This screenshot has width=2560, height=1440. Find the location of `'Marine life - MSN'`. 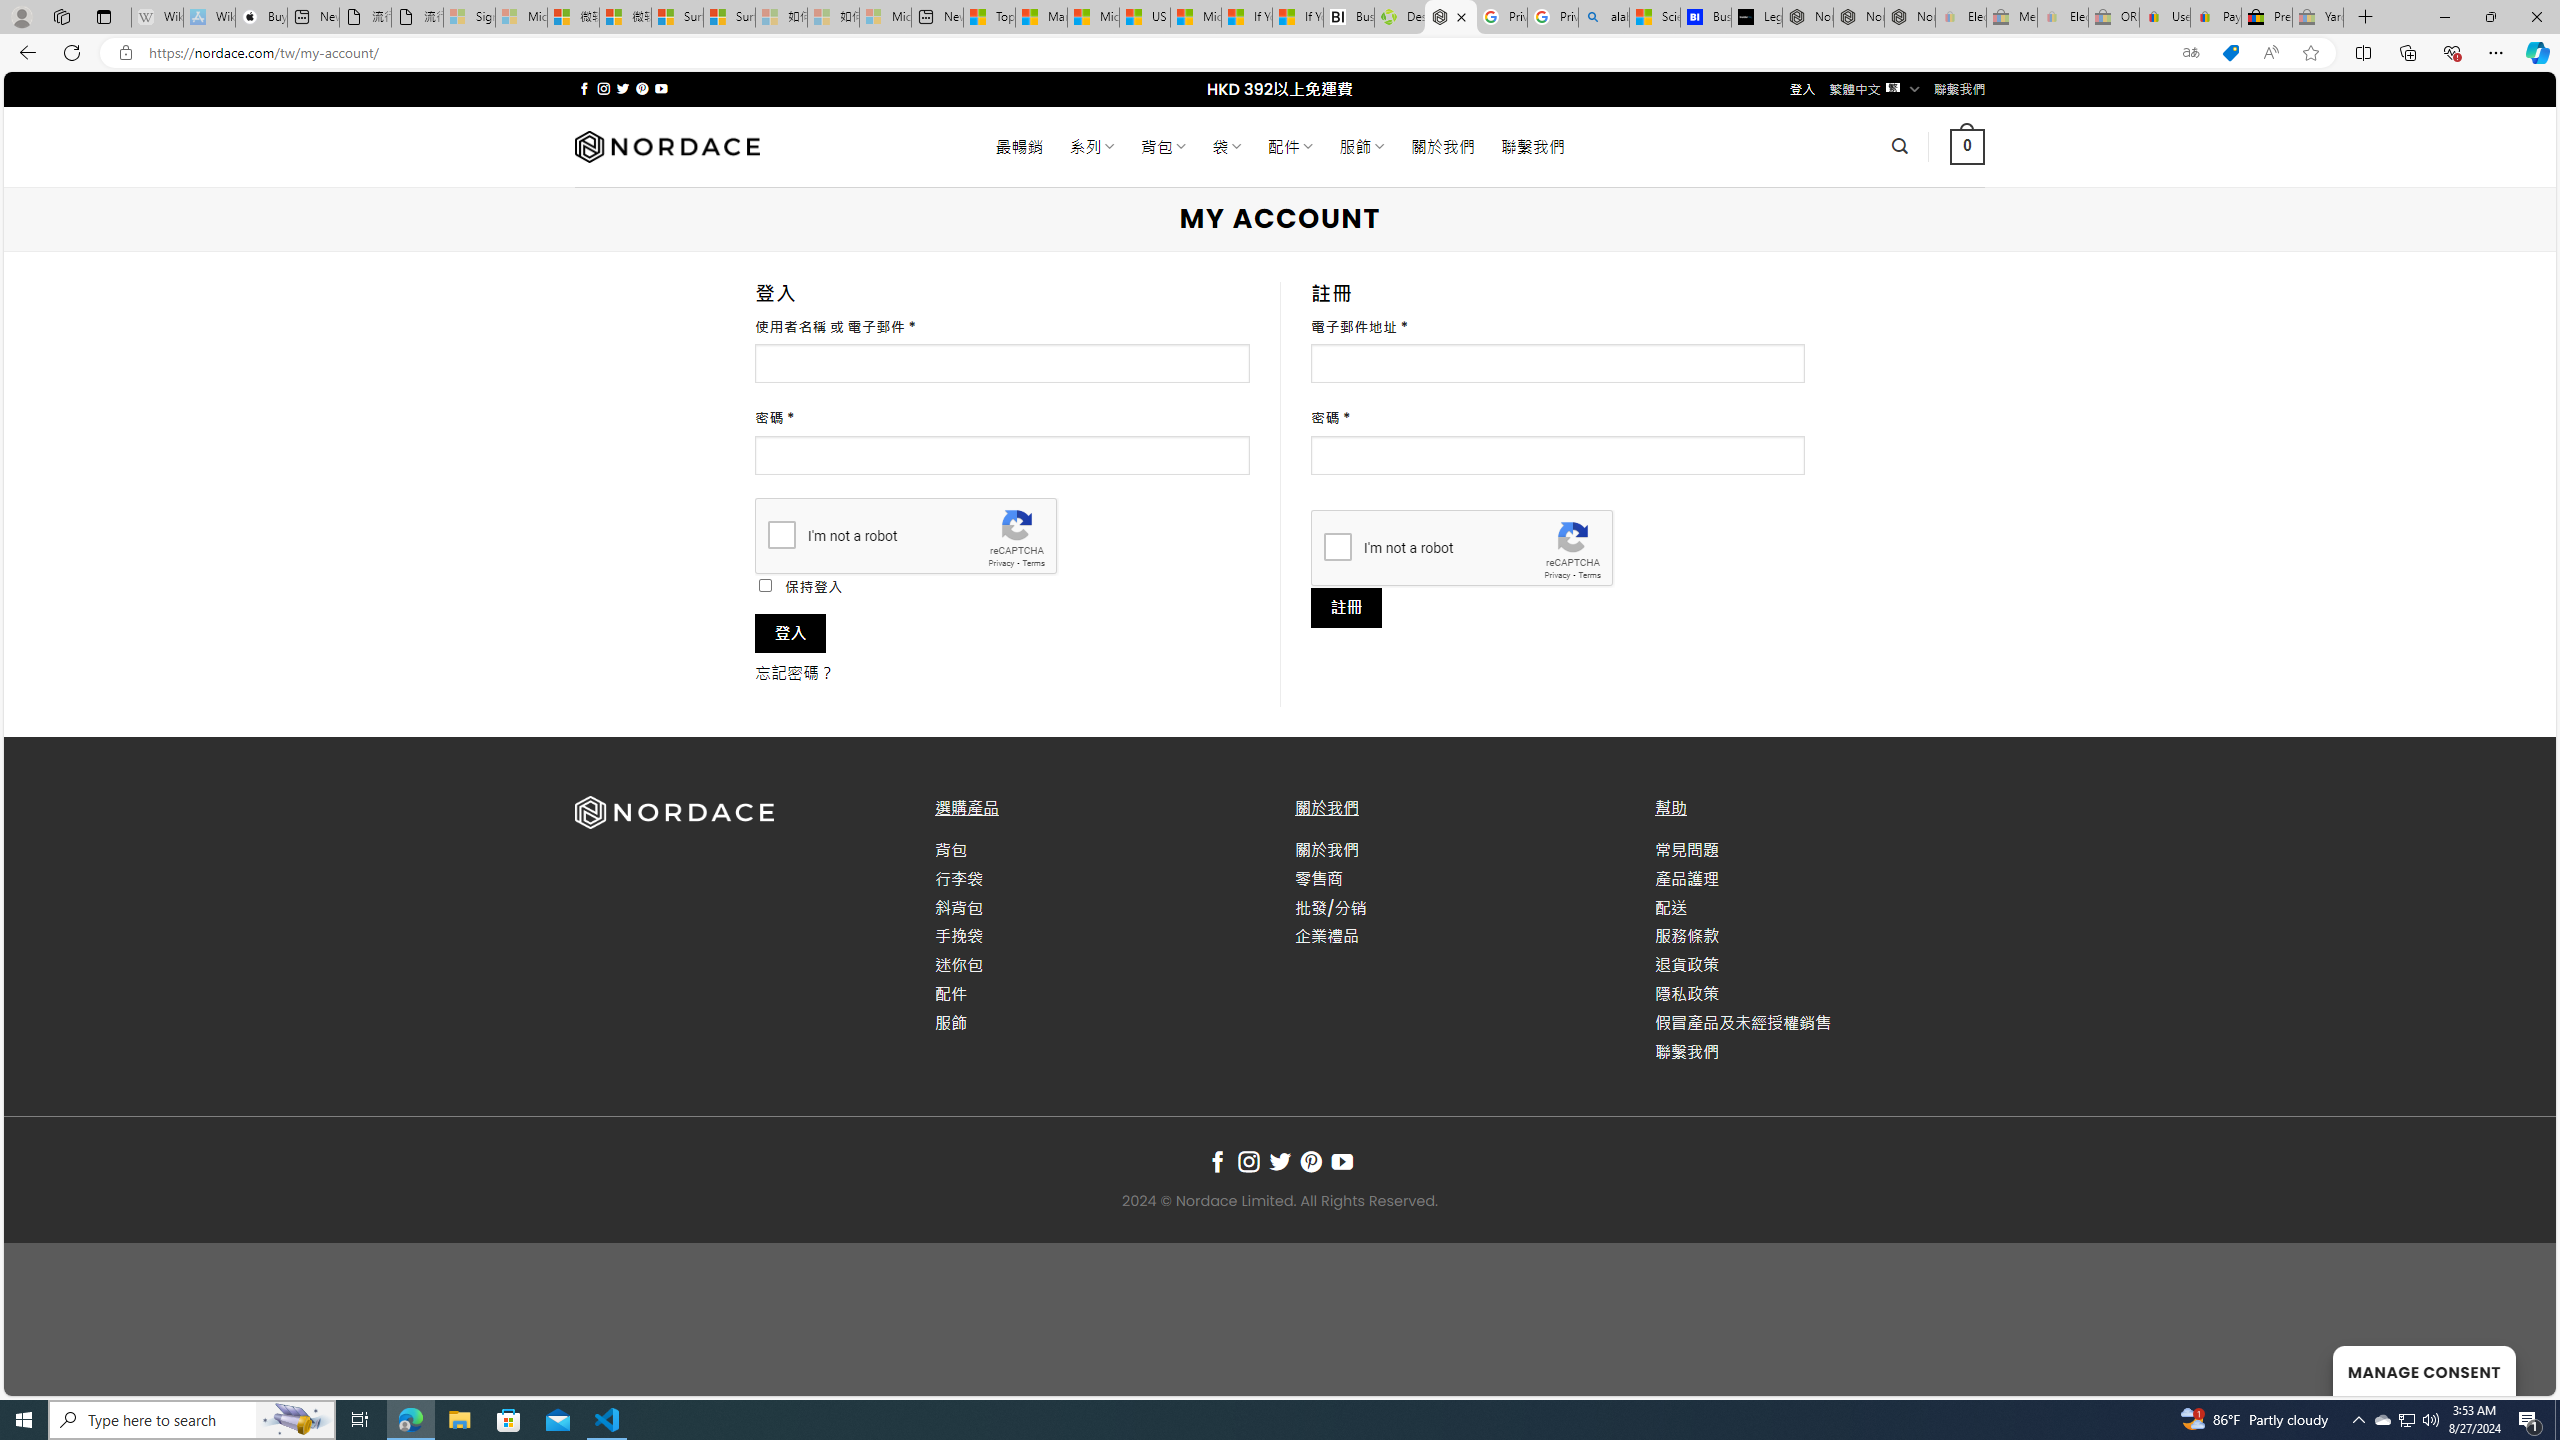

'Marine life - MSN' is located at coordinates (1039, 16).